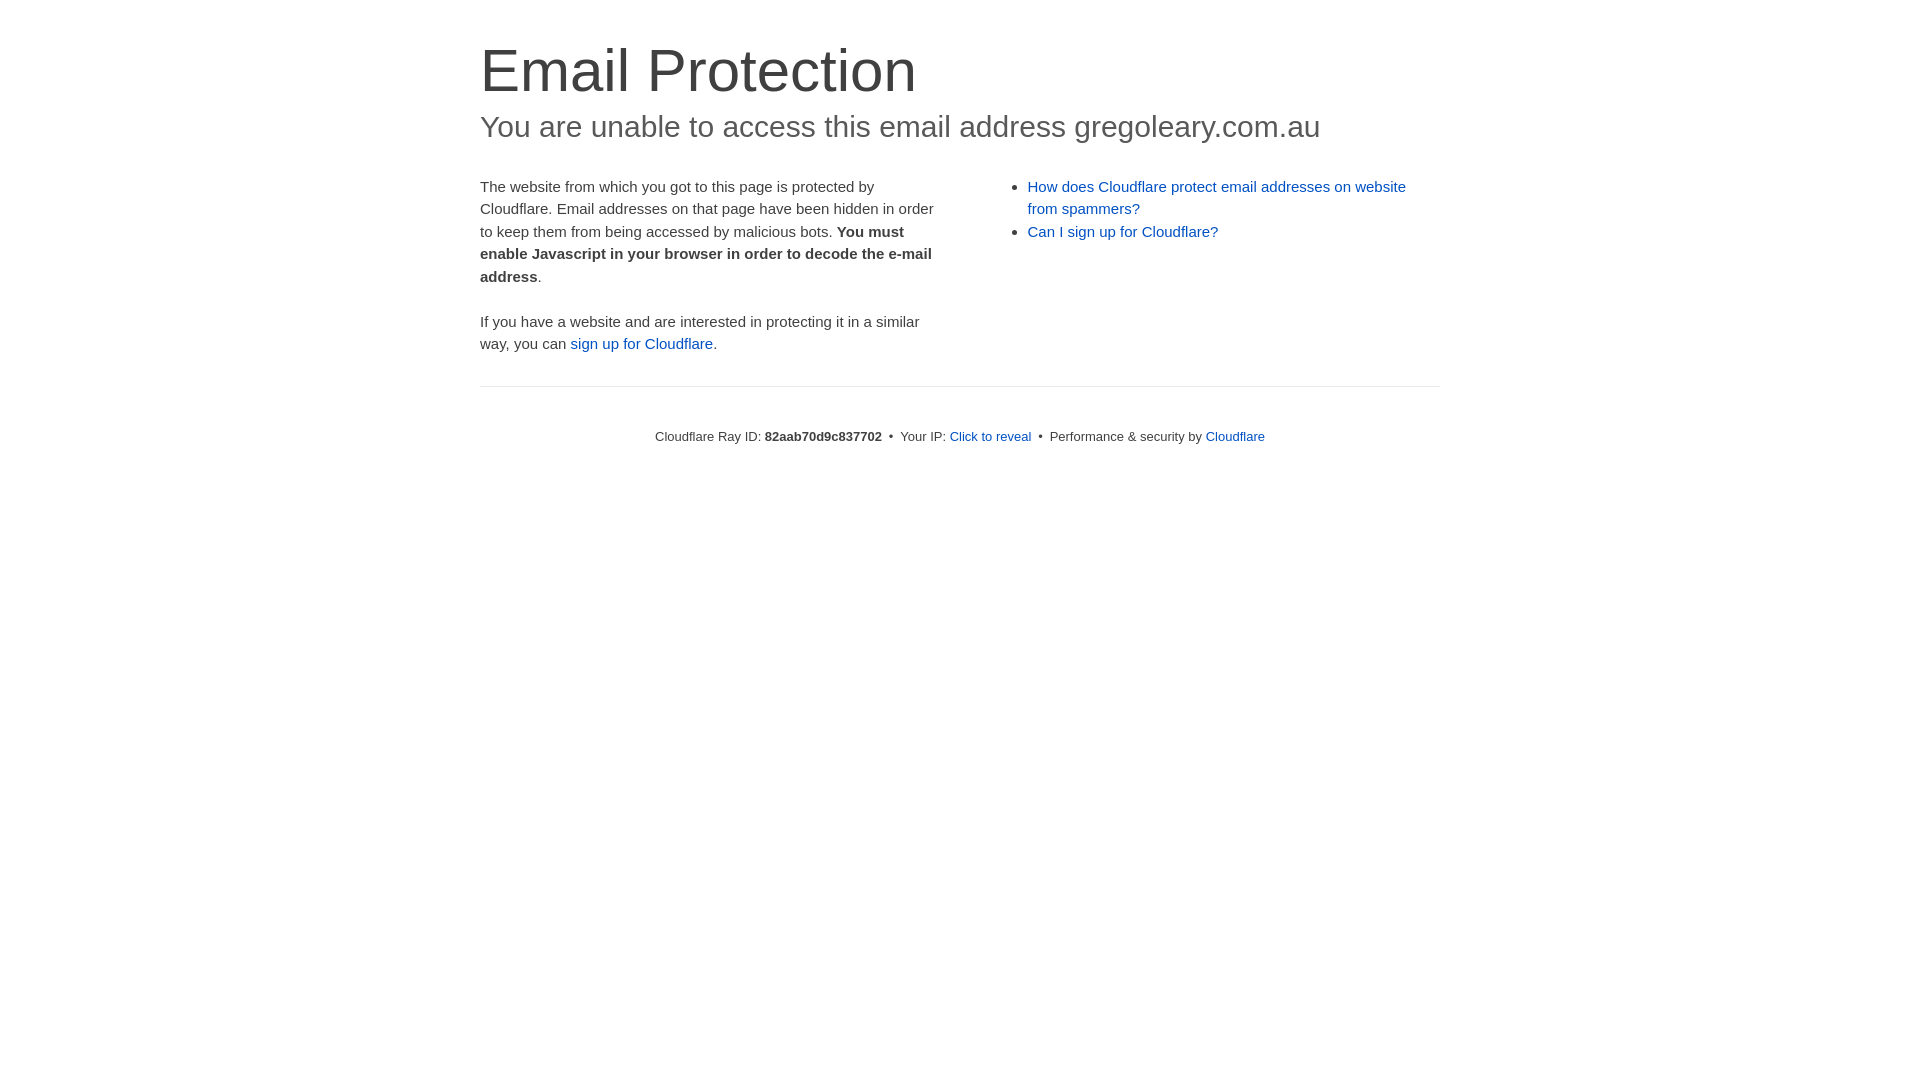 The height and width of the screenshot is (1080, 1920). What do you see at coordinates (1234, 435) in the screenshot?
I see `'Cloudflare'` at bounding box center [1234, 435].